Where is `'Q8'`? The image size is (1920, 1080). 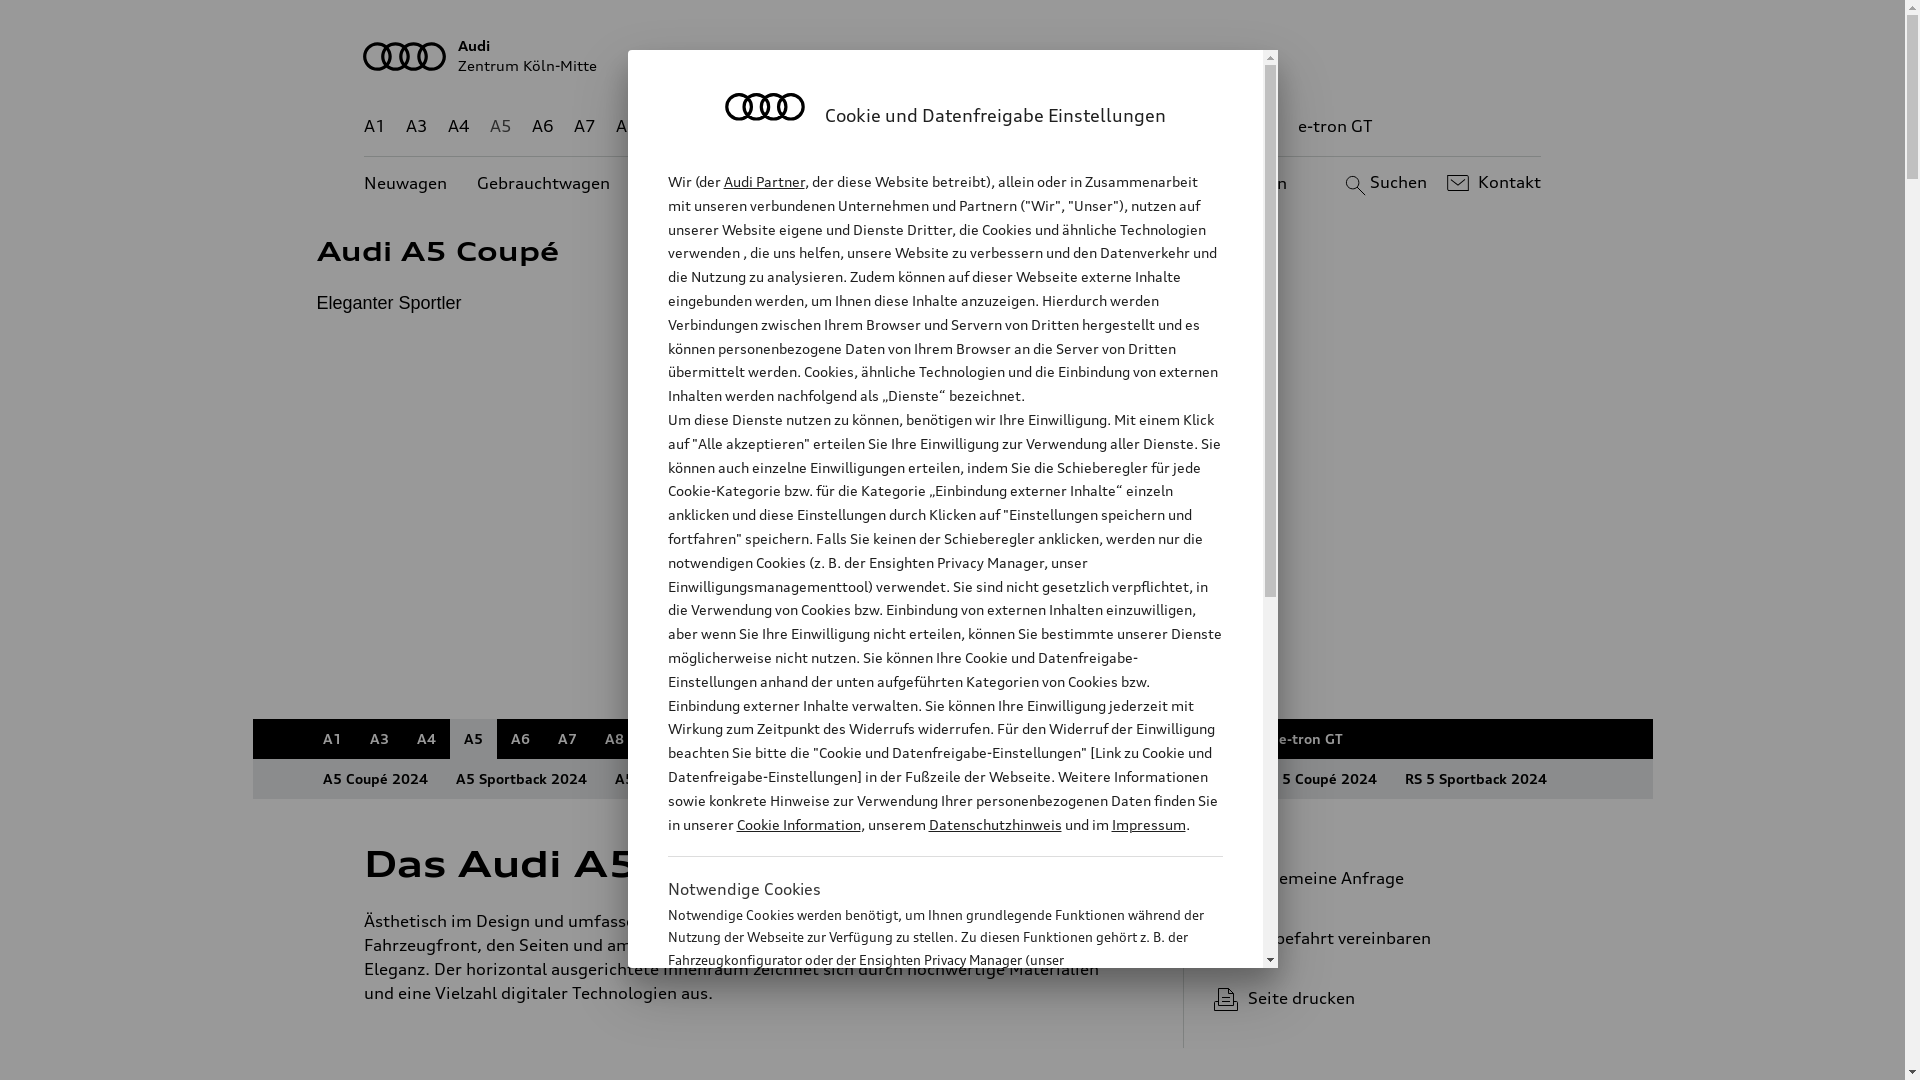
'Q8' is located at coordinates (936, 126).